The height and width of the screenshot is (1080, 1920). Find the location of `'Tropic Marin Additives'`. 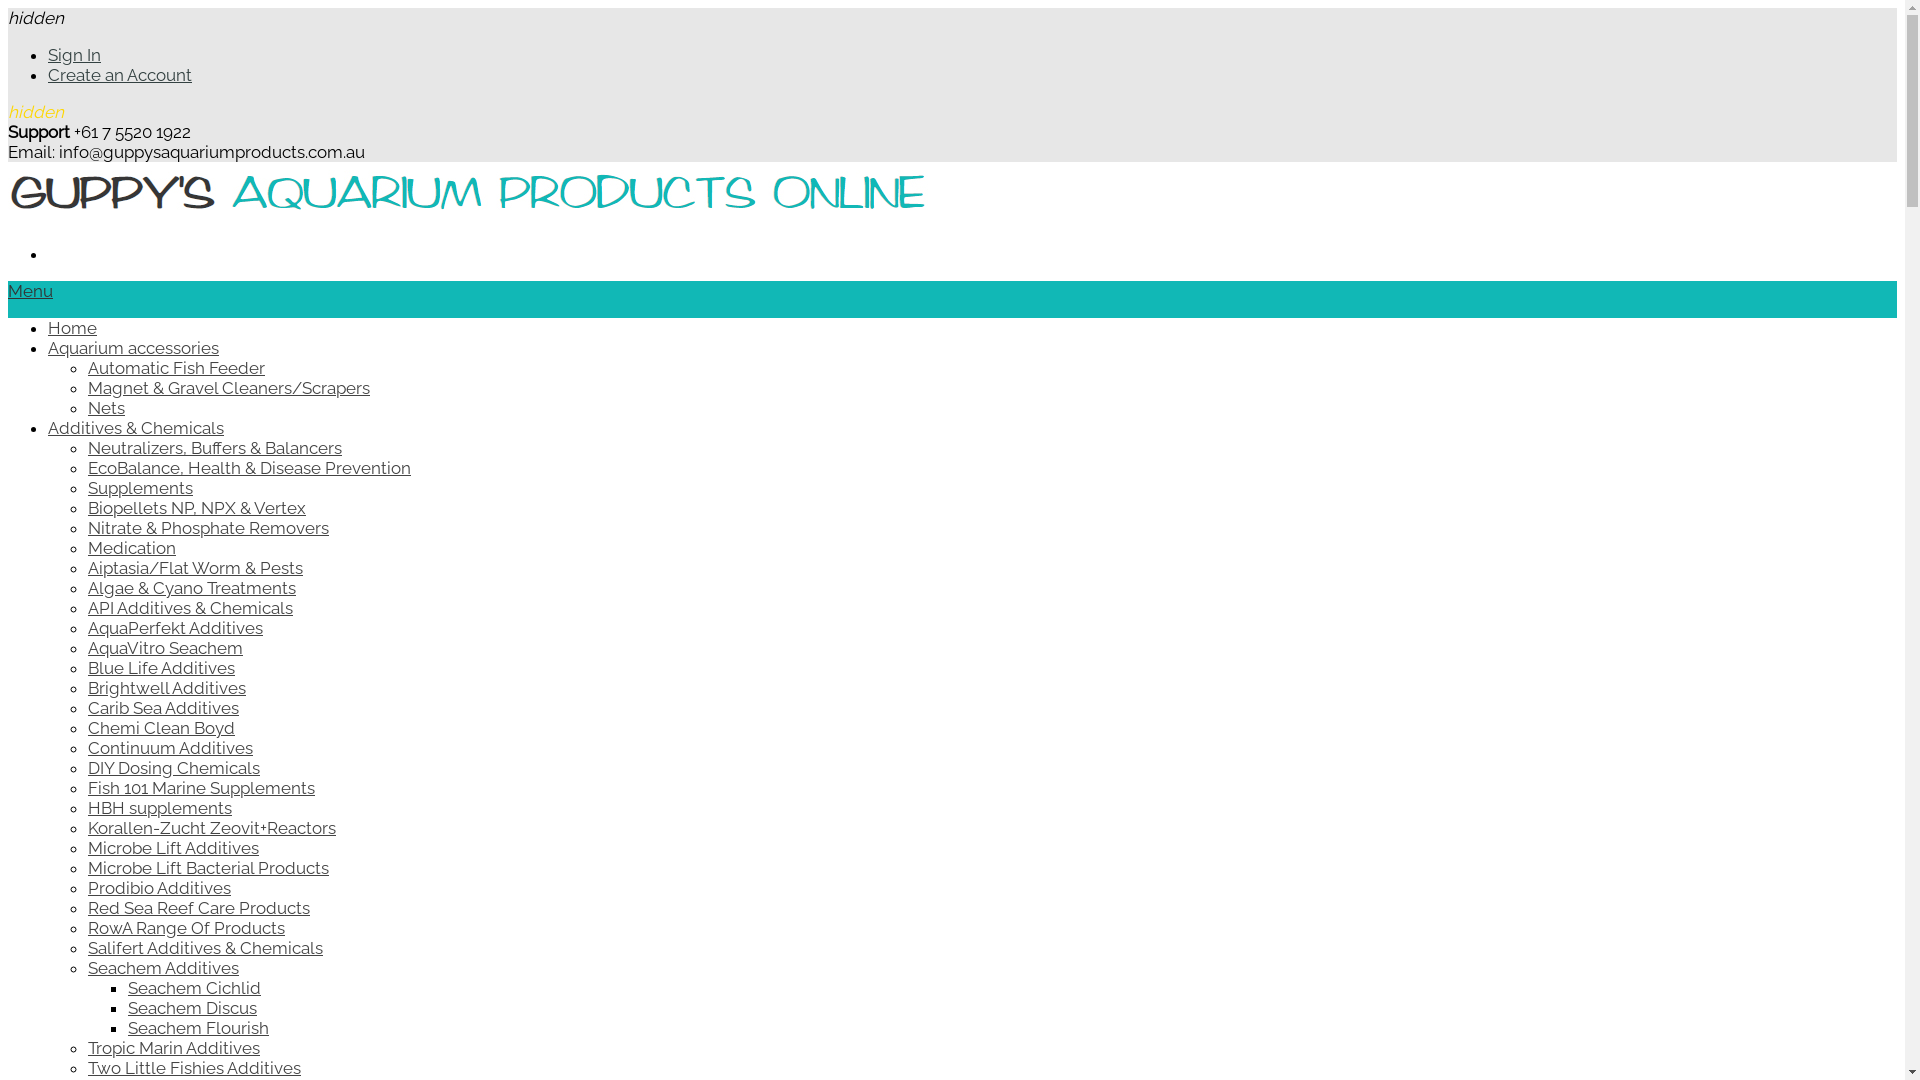

'Tropic Marin Additives' is located at coordinates (173, 1047).